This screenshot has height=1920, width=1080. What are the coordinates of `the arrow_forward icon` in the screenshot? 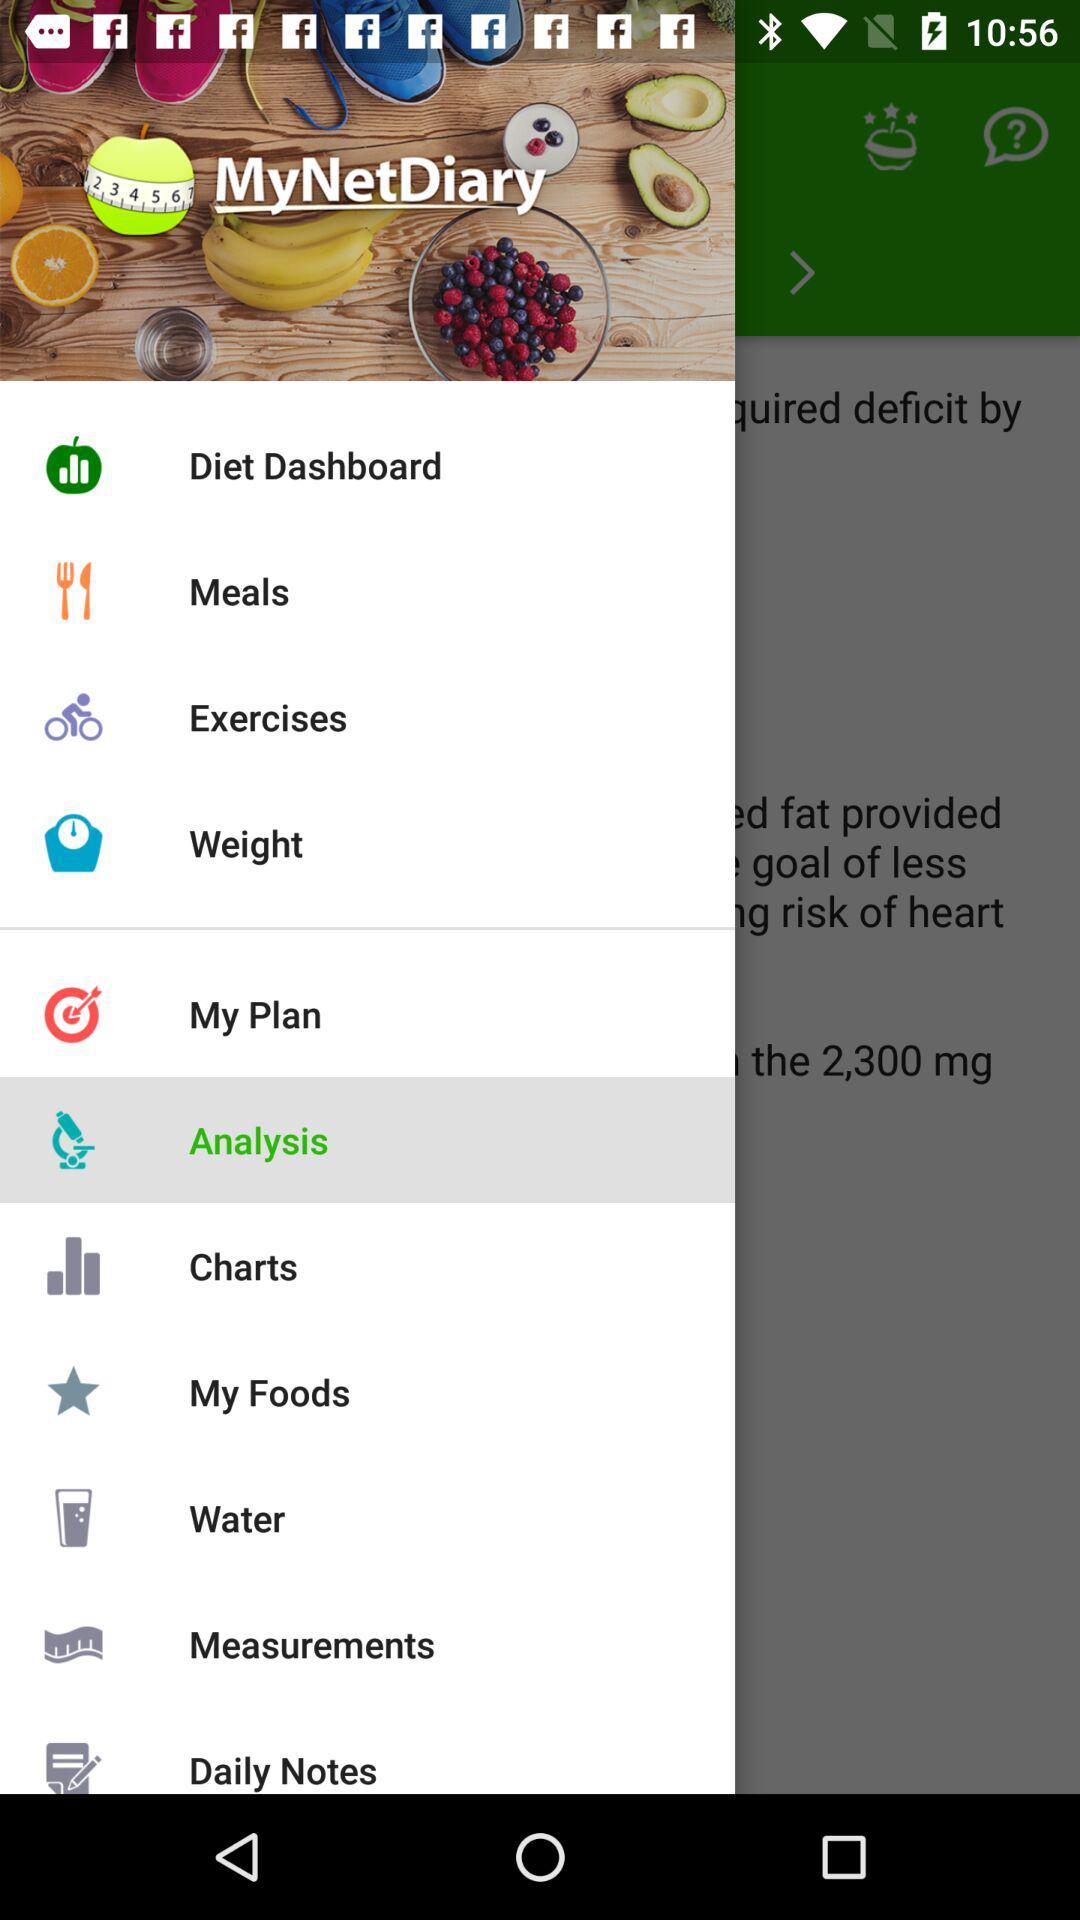 It's located at (801, 272).